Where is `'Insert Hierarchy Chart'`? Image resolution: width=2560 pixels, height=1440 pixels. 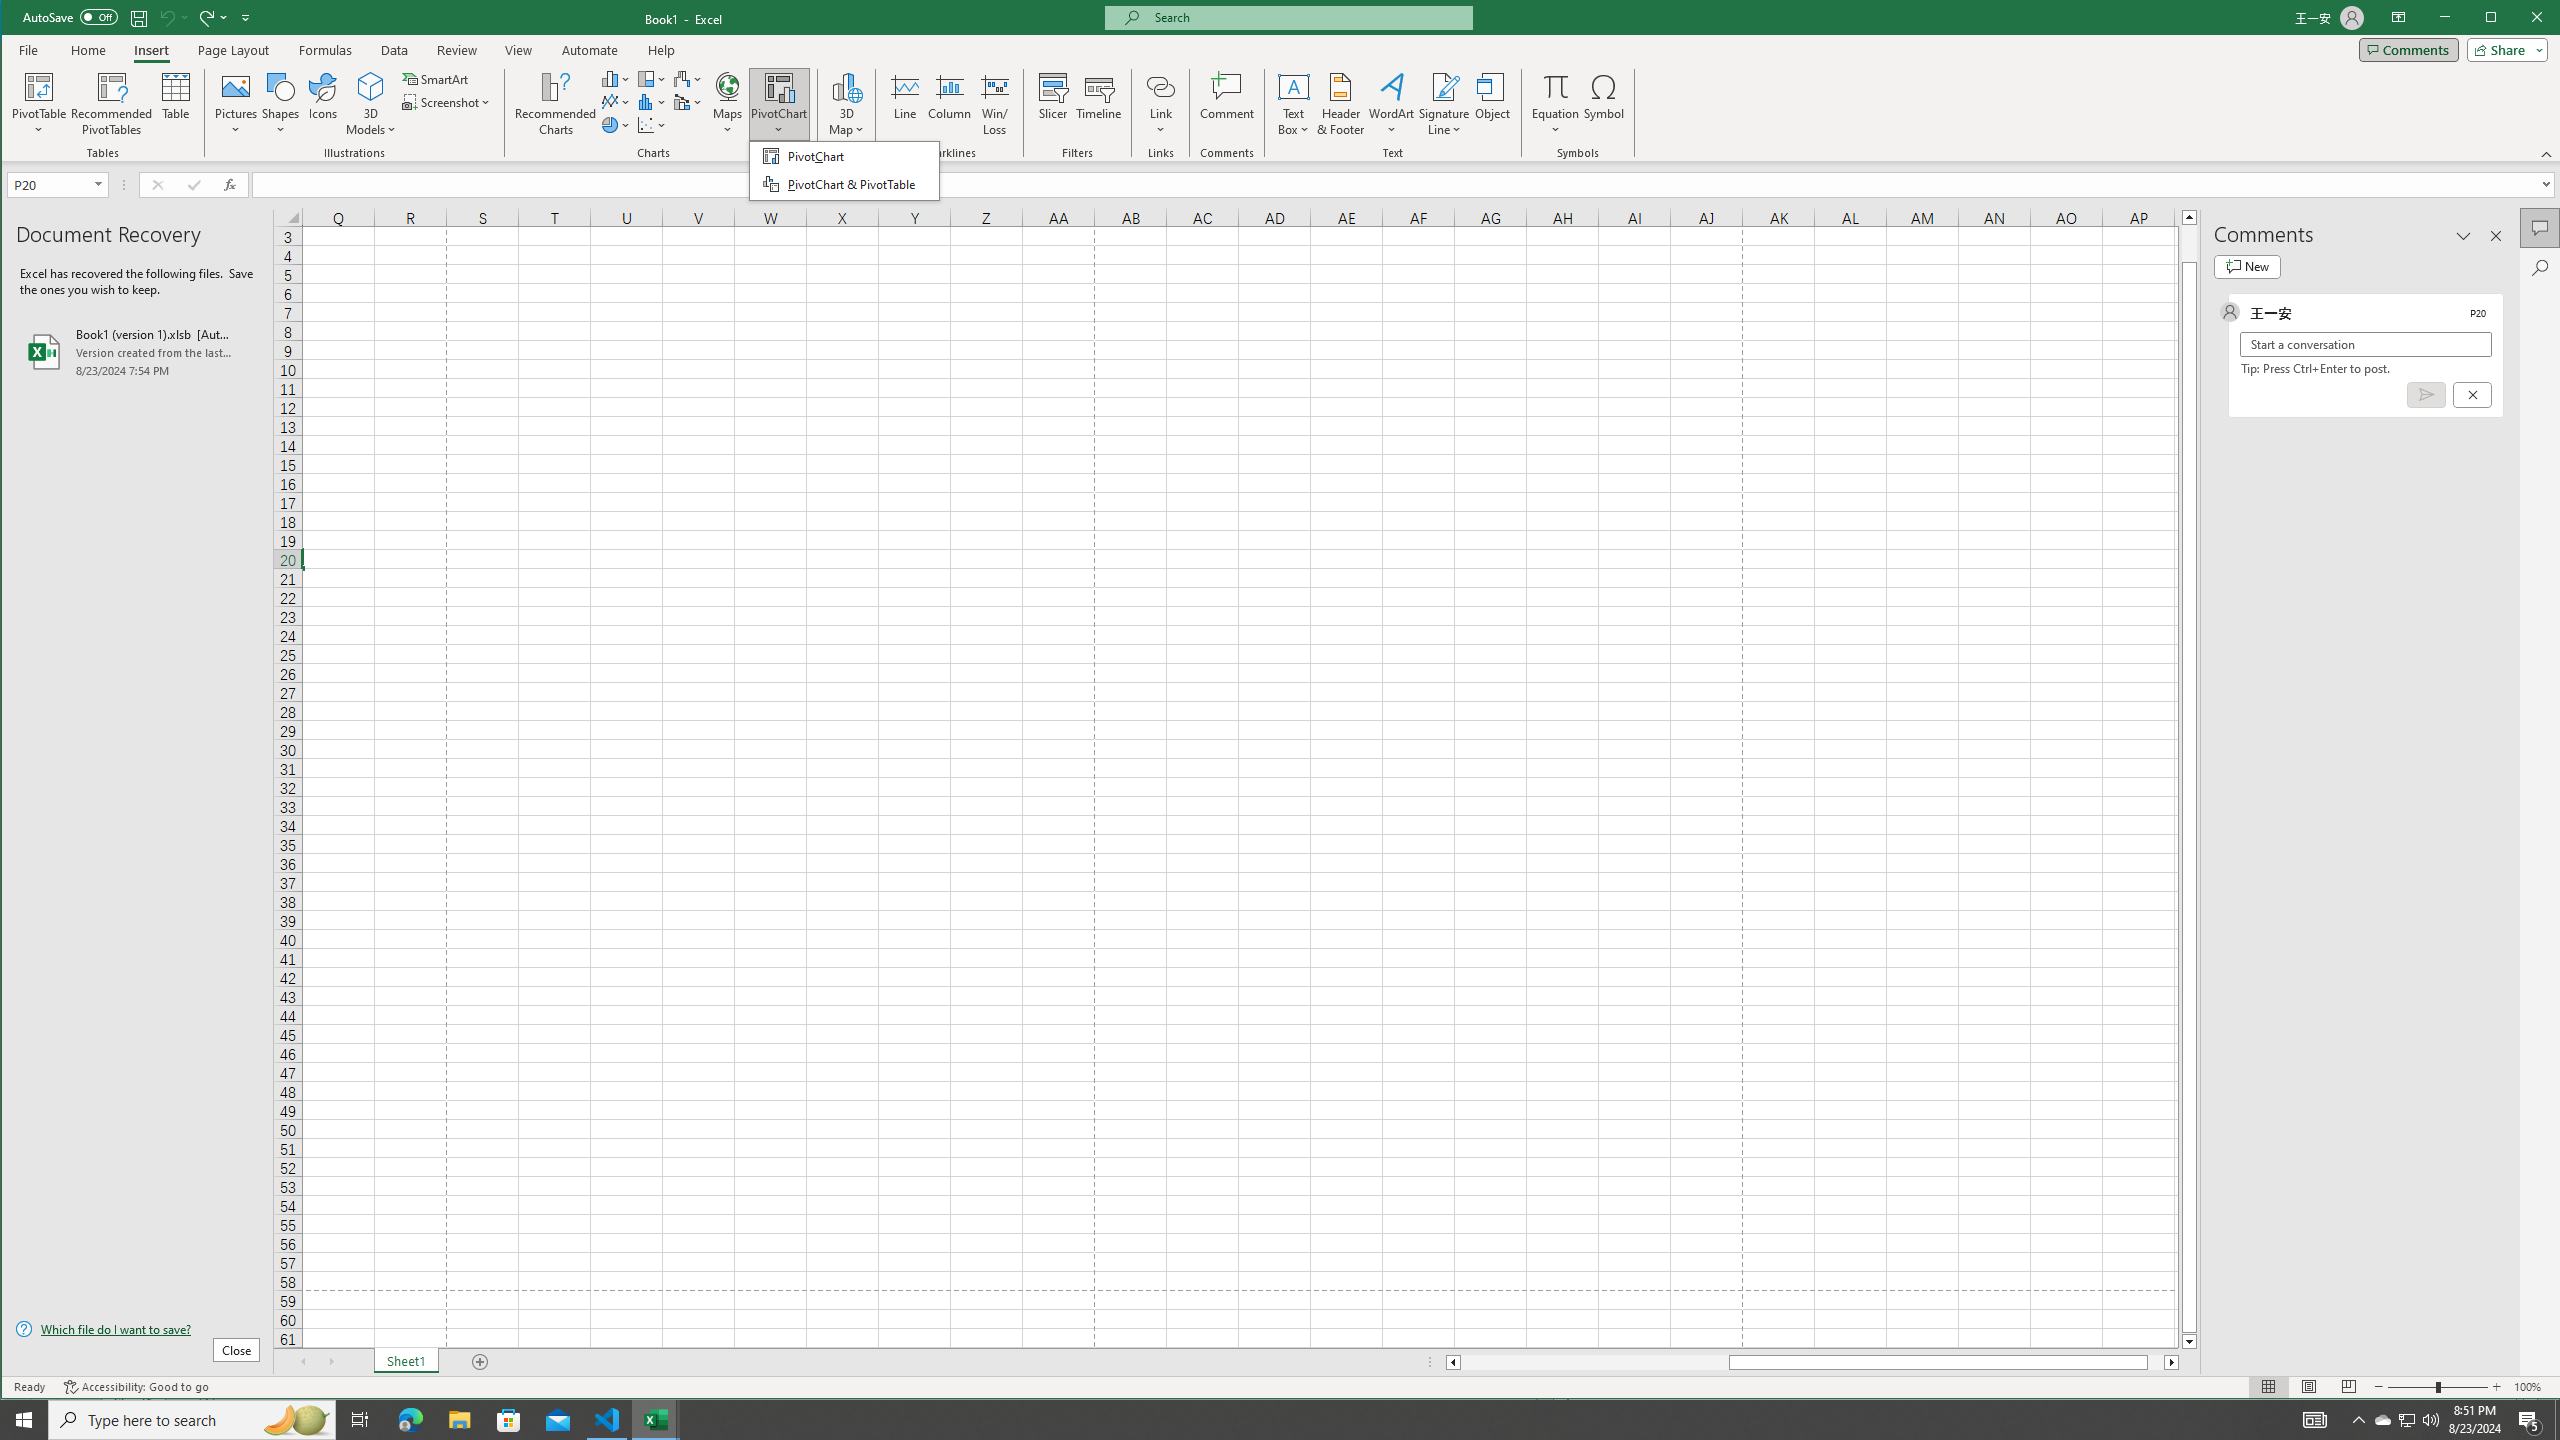
'Insert Hierarchy Chart' is located at coordinates (652, 78).